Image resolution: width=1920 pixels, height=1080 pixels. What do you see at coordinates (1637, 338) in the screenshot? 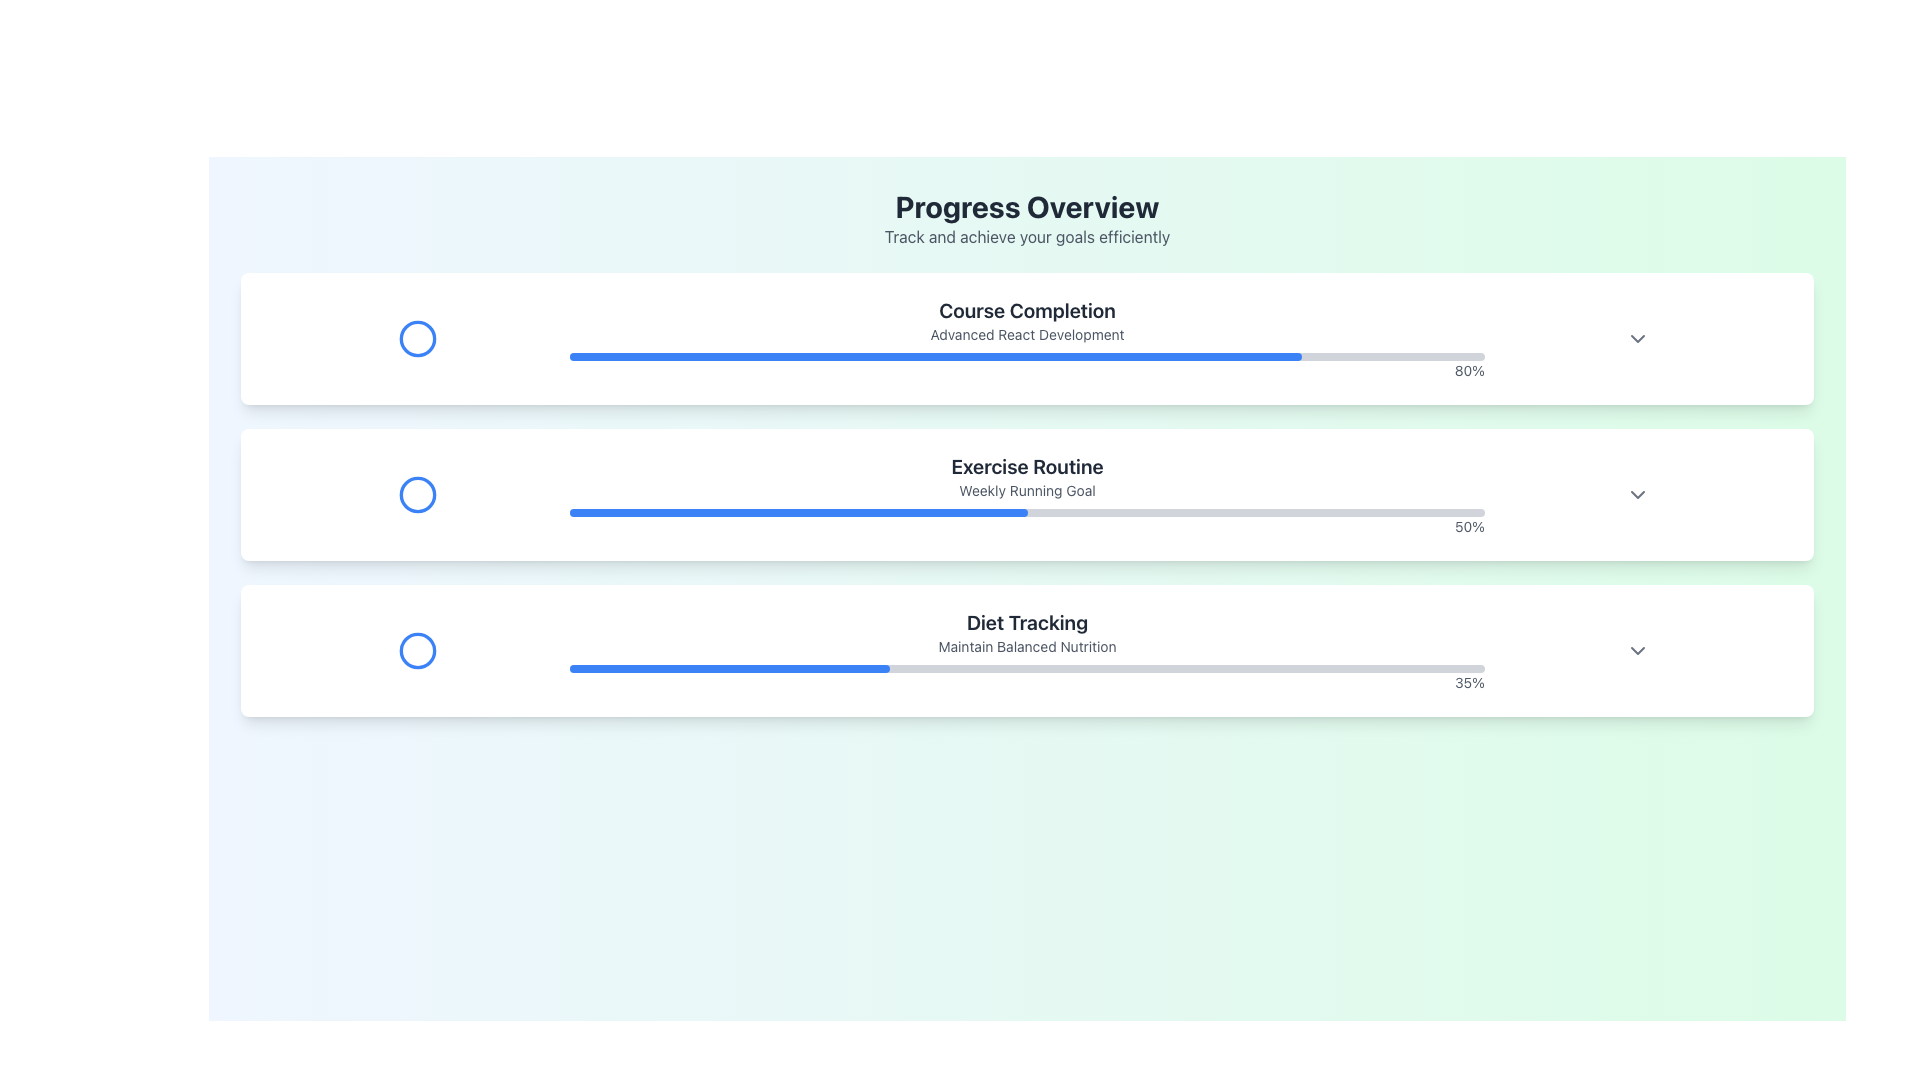
I see `the Chevron Down icon located in the 'Course Completion' section` at bounding box center [1637, 338].